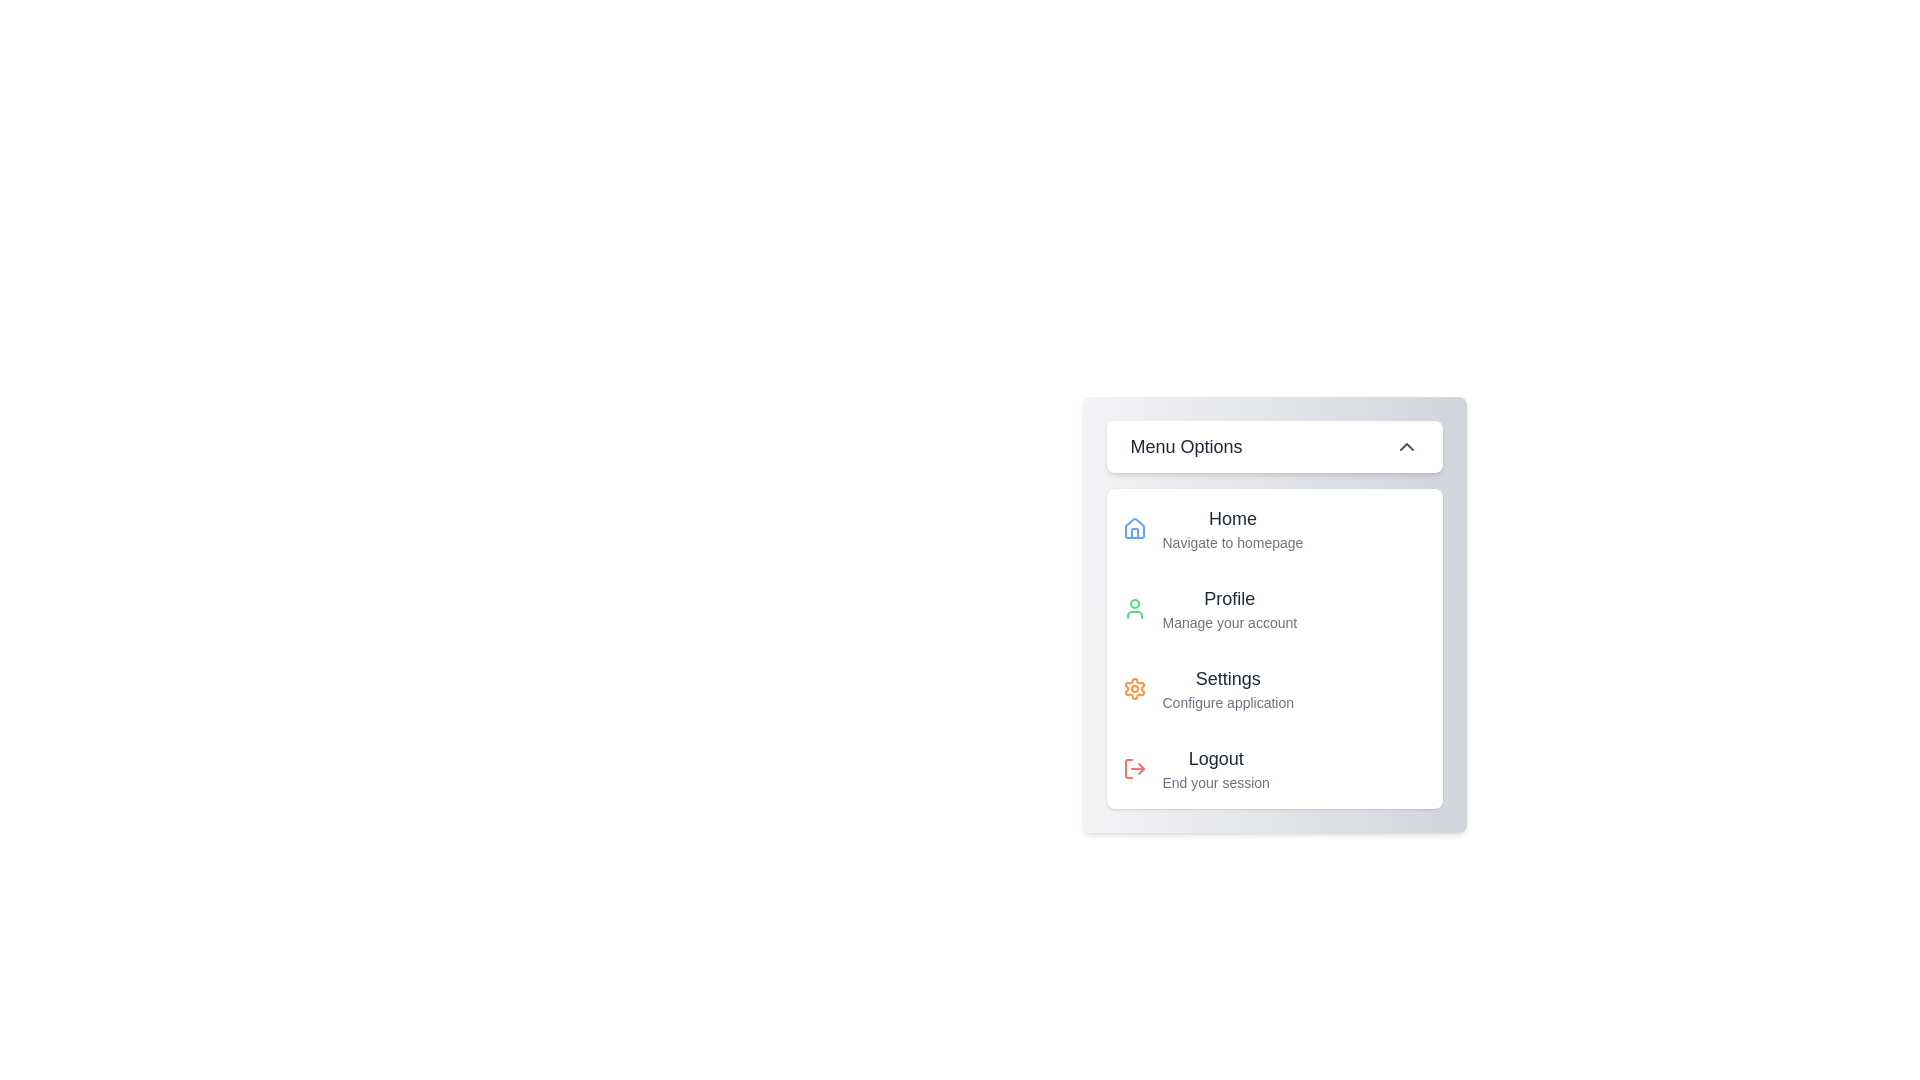  Describe the element at coordinates (1405, 446) in the screenshot. I see `the Chevron up icon button` at that location.